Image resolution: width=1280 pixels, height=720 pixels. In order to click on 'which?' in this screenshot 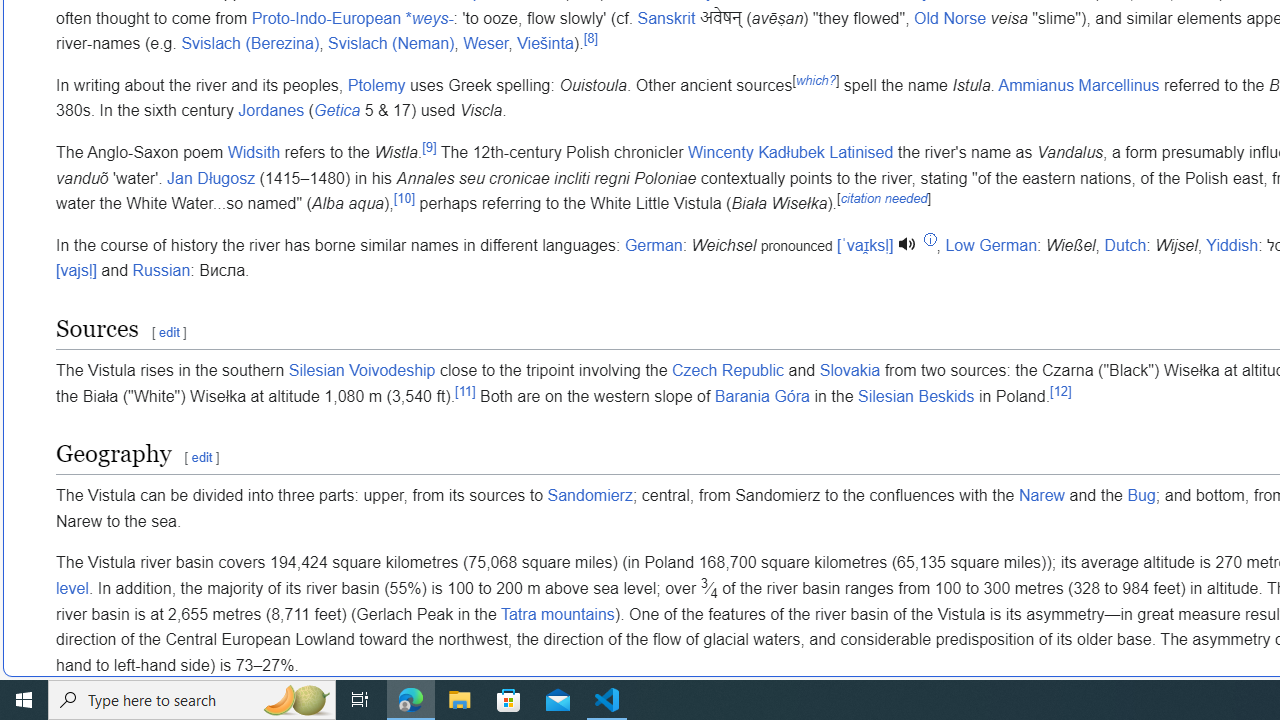, I will do `click(815, 78)`.